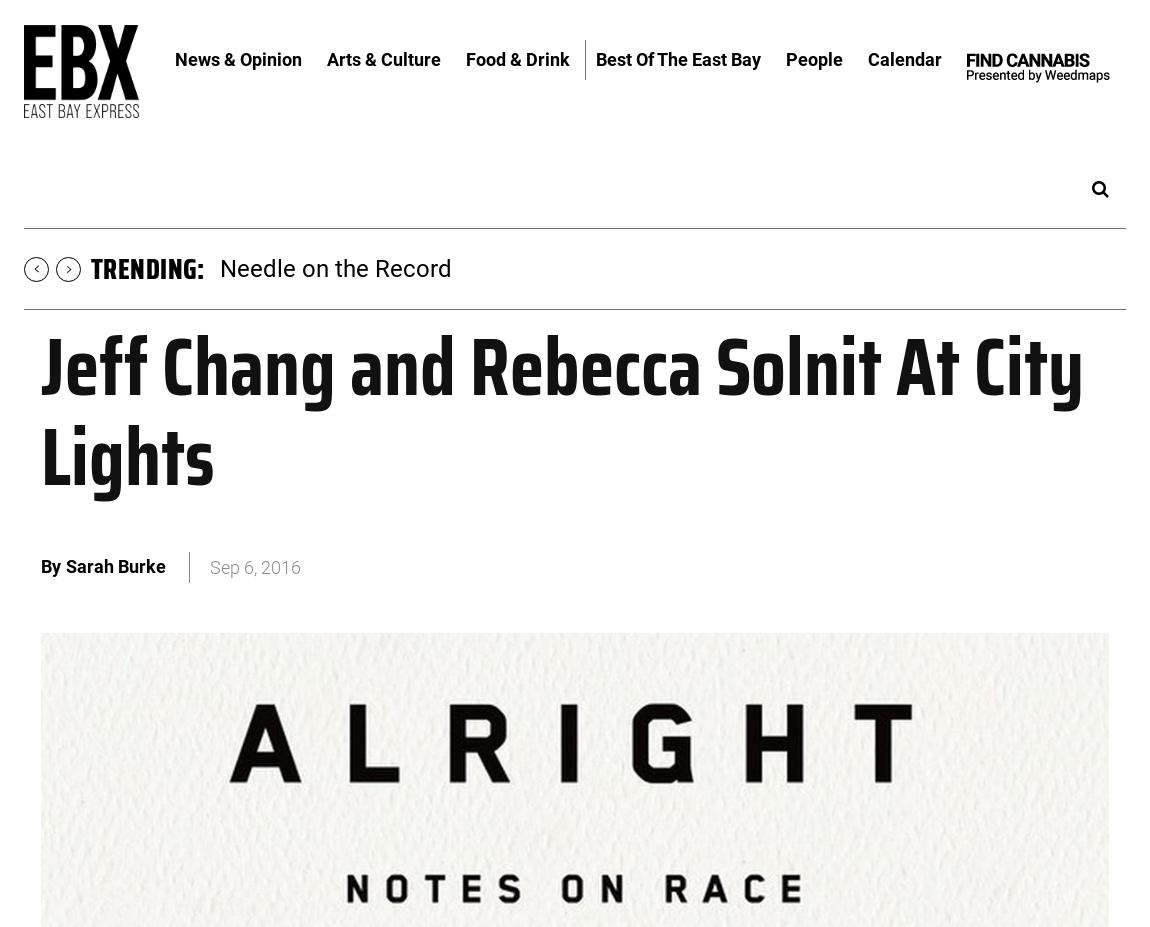 The image size is (1150, 927). I want to click on 'Sarah Burke', so click(115, 565).